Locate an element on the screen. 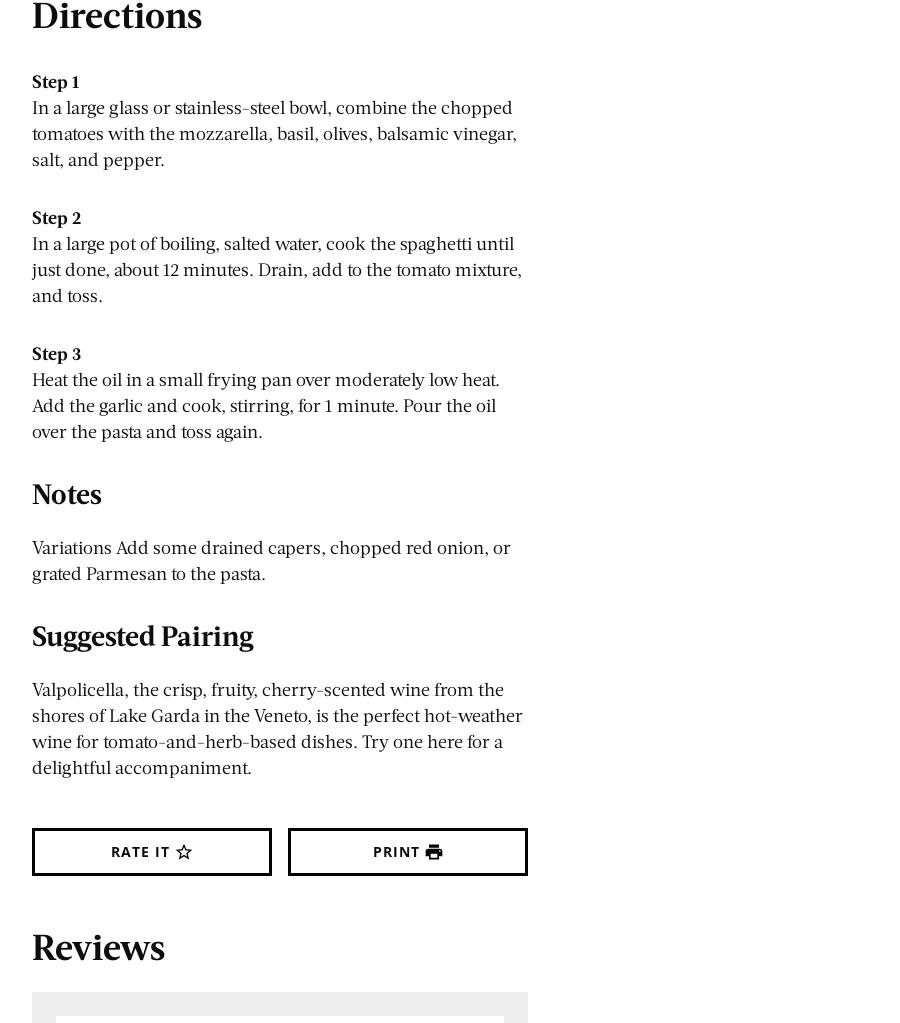 This screenshot has width=900, height=1023. 'Print' is located at coordinates (395, 850).